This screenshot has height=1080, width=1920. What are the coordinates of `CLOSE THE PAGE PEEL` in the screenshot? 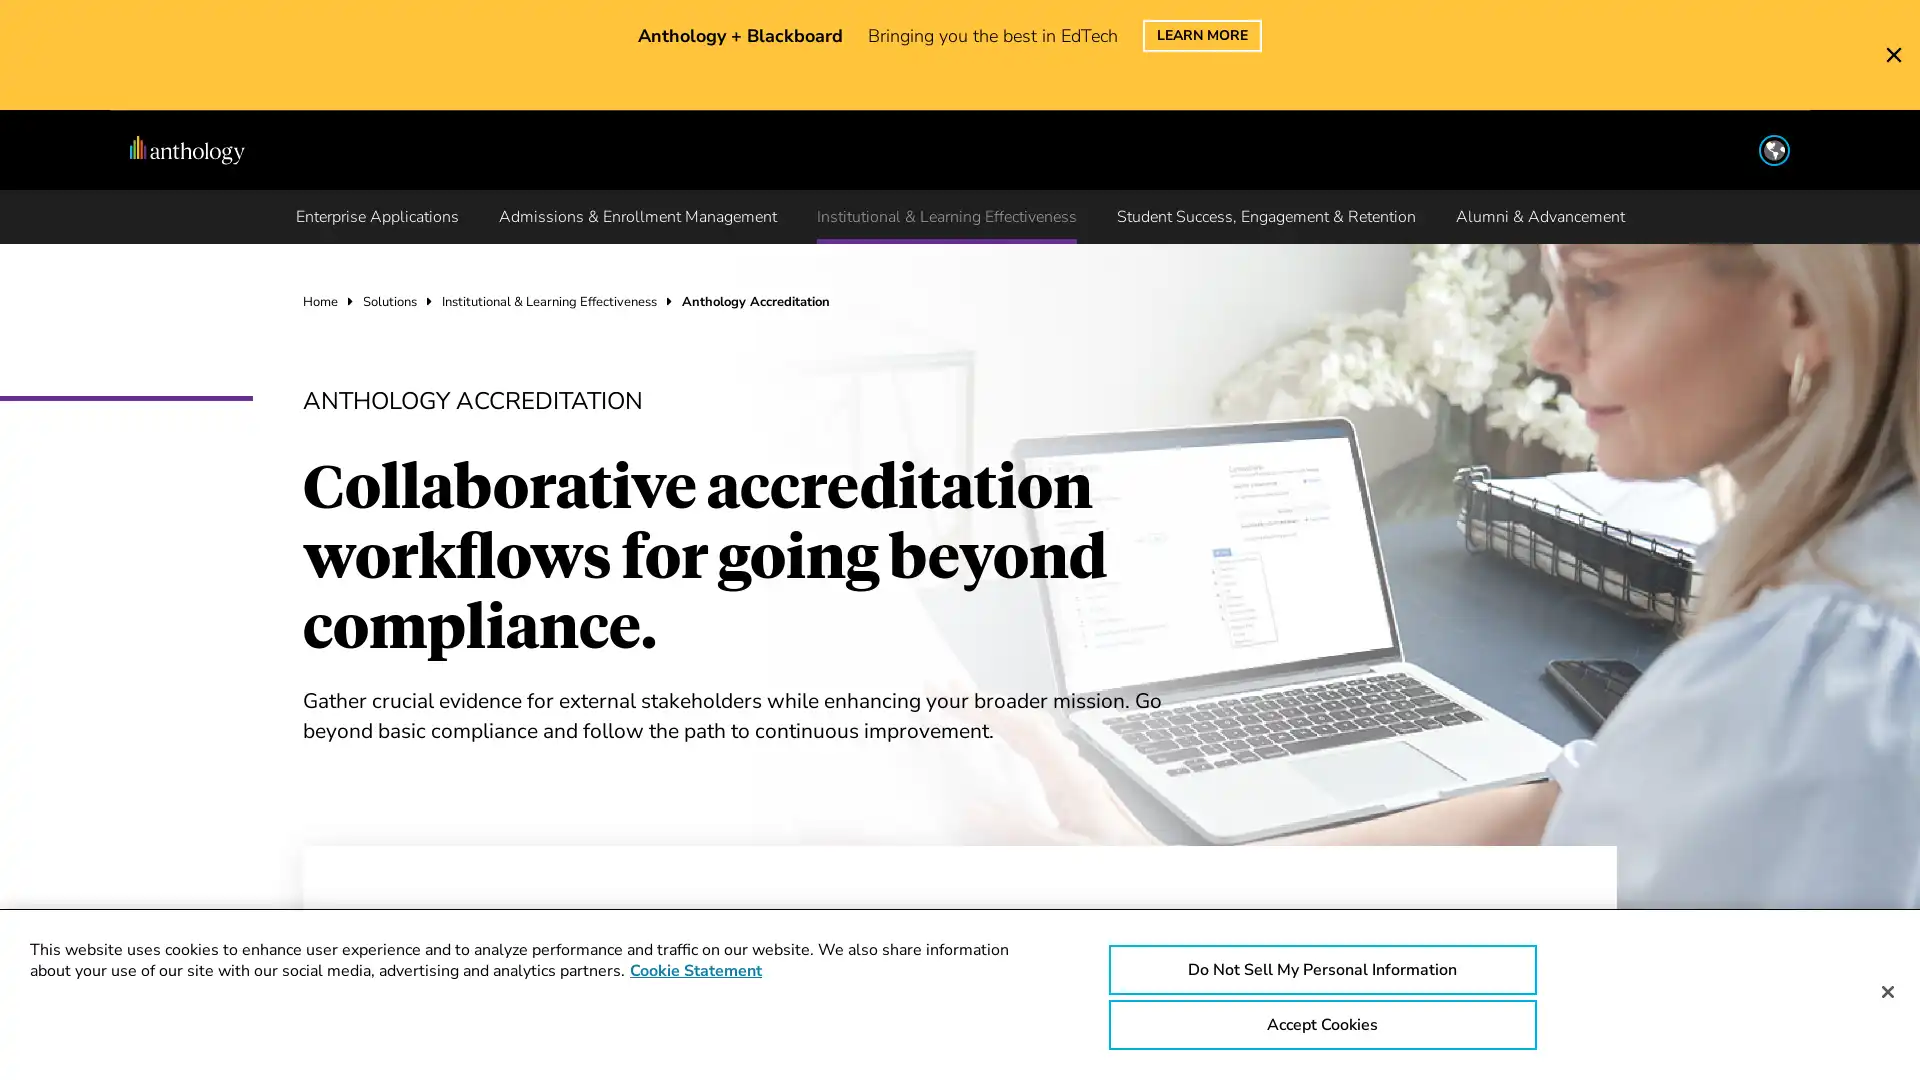 It's located at (1893, 34).